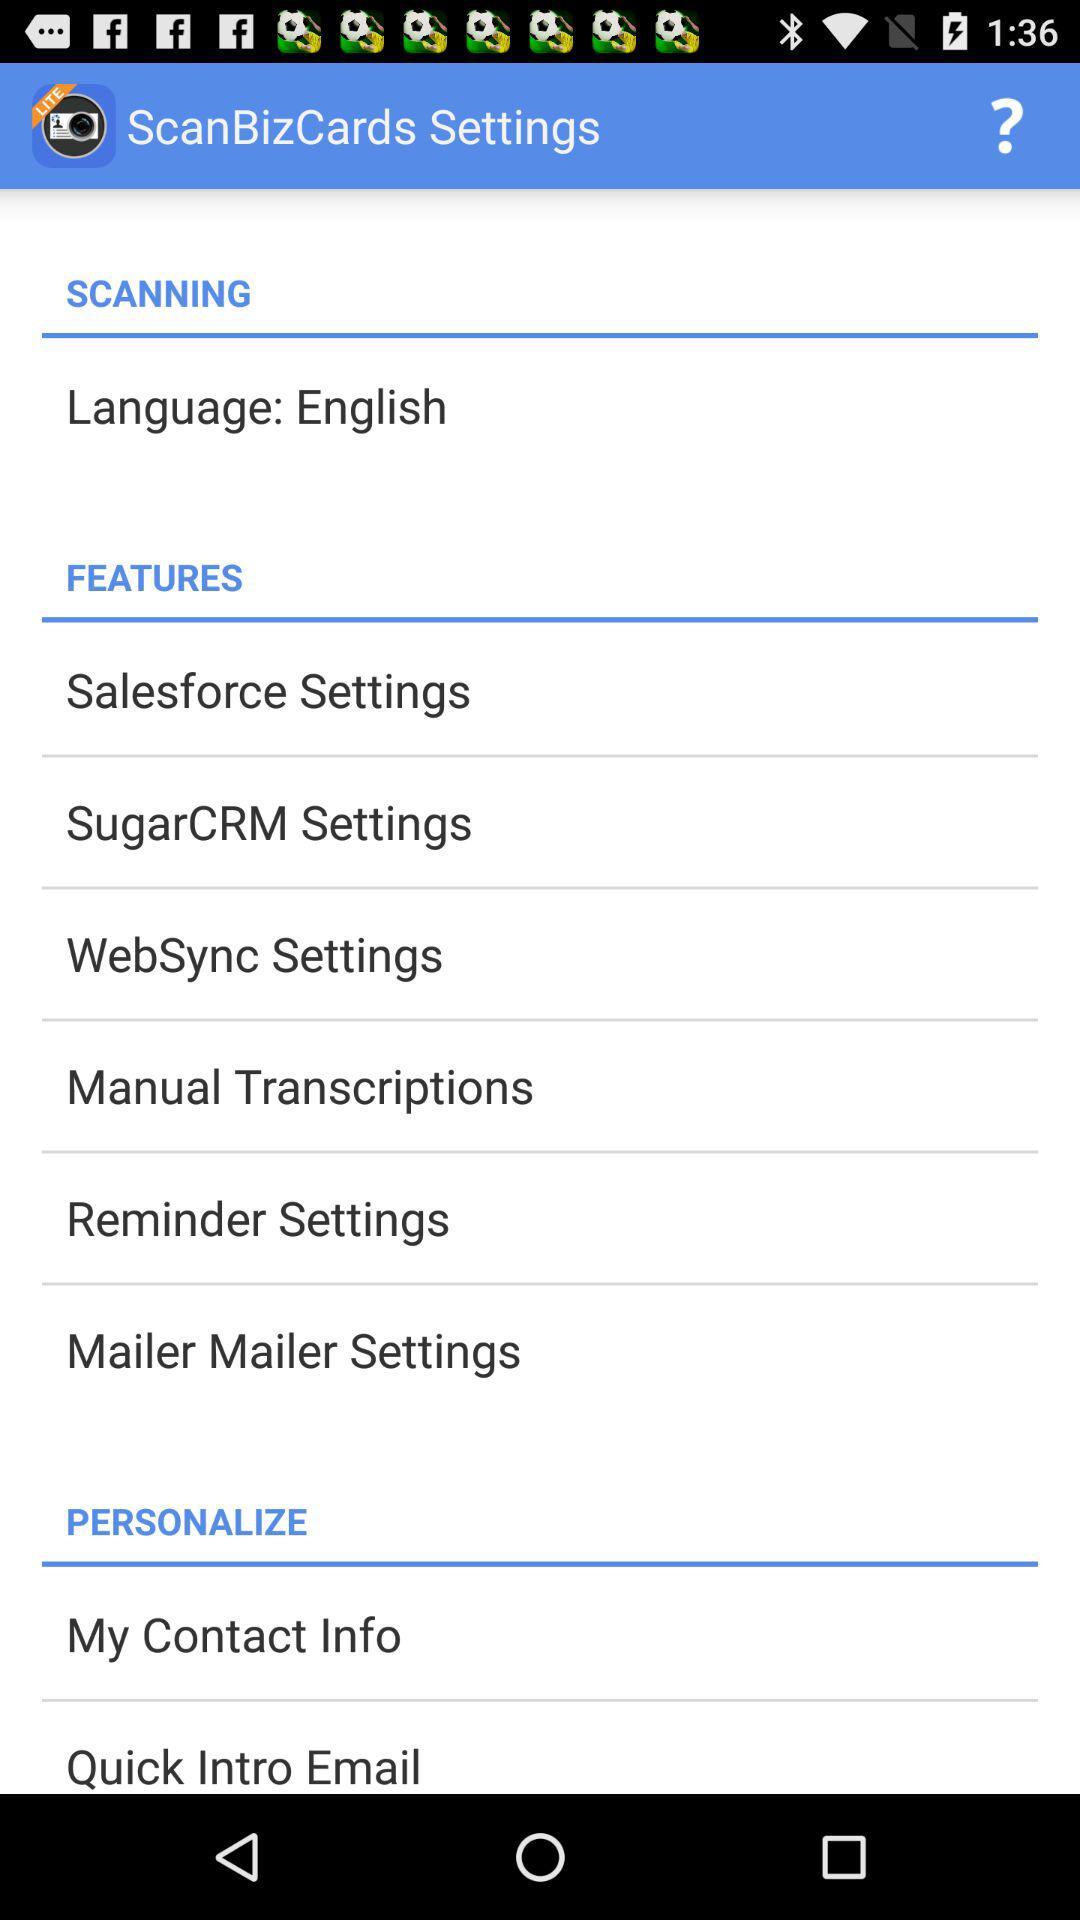 The height and width of the screenshot is (1920, 1080). I want to click on the icon below language: english icon, so click(551, 575).